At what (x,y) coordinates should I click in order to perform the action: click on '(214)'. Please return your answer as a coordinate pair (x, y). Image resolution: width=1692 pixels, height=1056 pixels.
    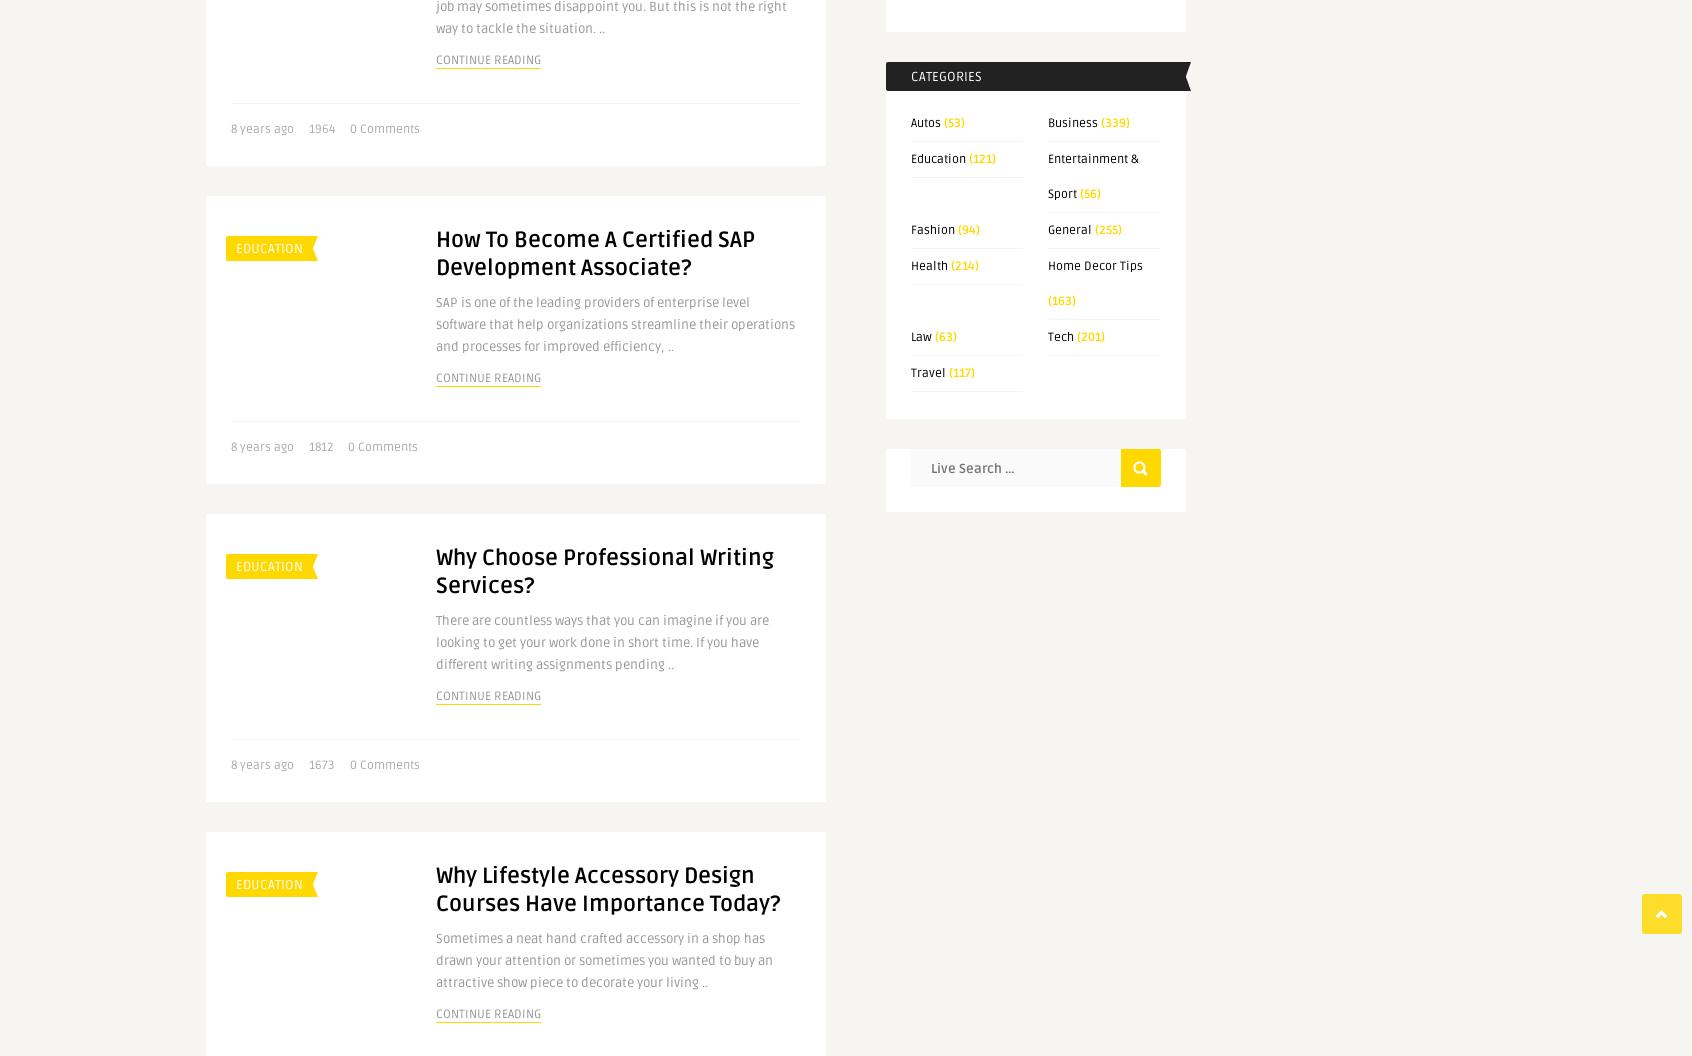
    Looking at the image, I should click on (963, 266).